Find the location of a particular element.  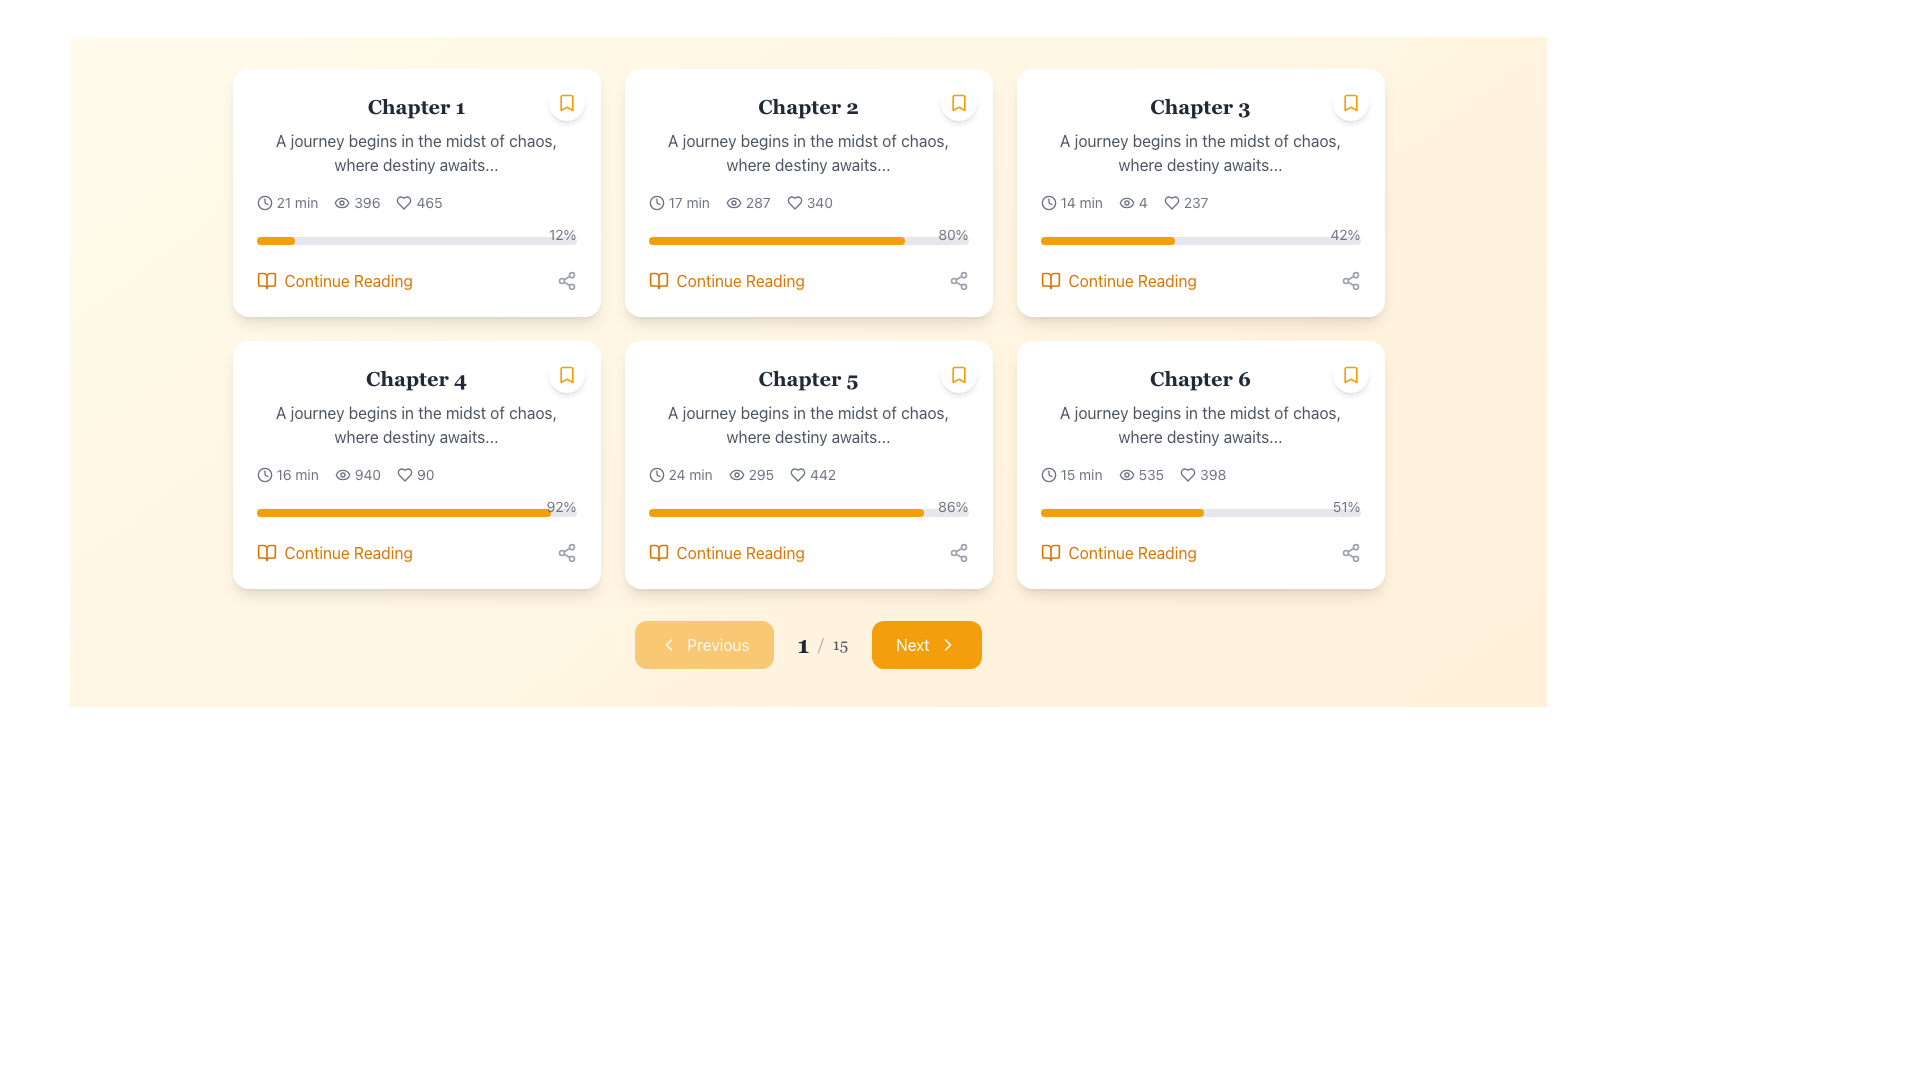

the text with heart icon showing '442', located within the card for 'Chapter 5' in the middle row and second column of the grid layout is located at coordinates (813, 474).